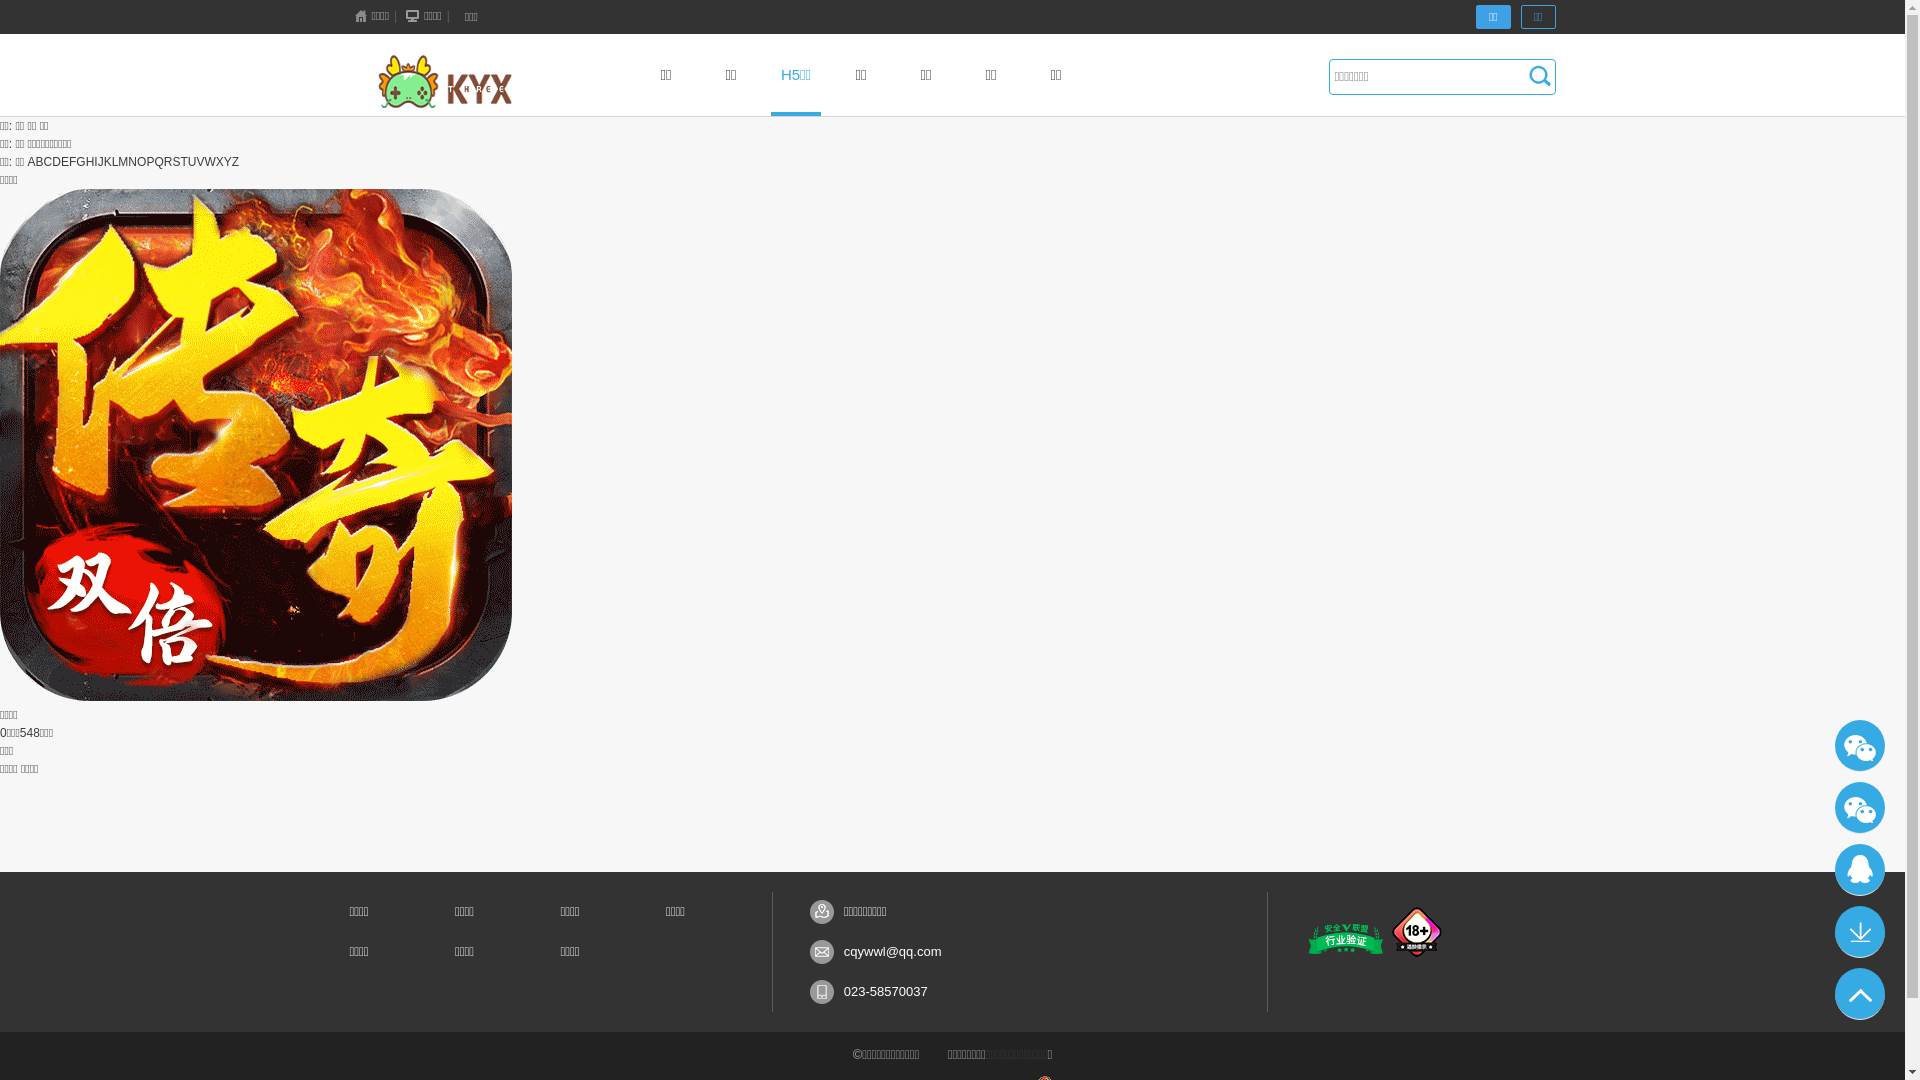  Describe the element at coordinates (209, 161) in the screenshot. I see `'W'` at that location.